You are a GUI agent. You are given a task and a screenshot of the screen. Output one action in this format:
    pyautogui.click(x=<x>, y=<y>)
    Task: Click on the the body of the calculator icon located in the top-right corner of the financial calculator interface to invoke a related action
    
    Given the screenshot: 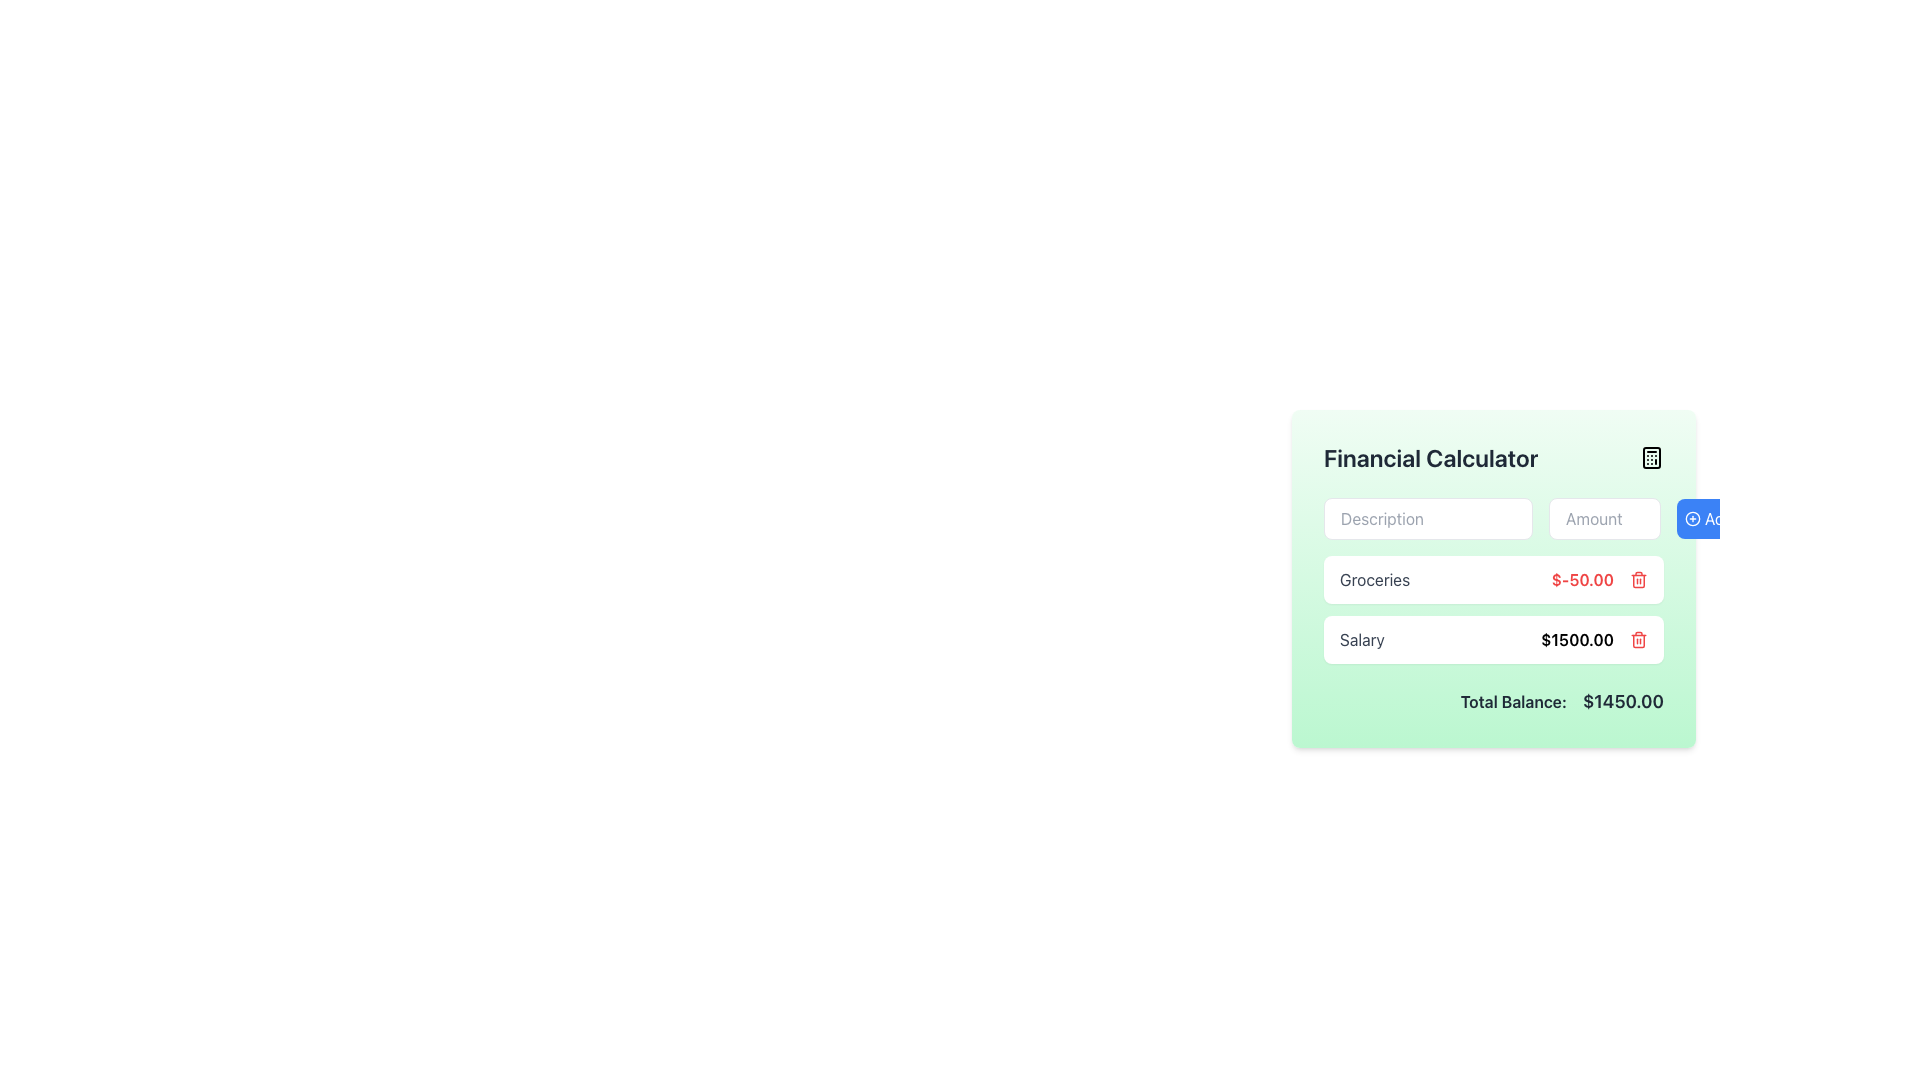 What is the action you would take?
    pyautogui.click(x=1651, y=458)
    